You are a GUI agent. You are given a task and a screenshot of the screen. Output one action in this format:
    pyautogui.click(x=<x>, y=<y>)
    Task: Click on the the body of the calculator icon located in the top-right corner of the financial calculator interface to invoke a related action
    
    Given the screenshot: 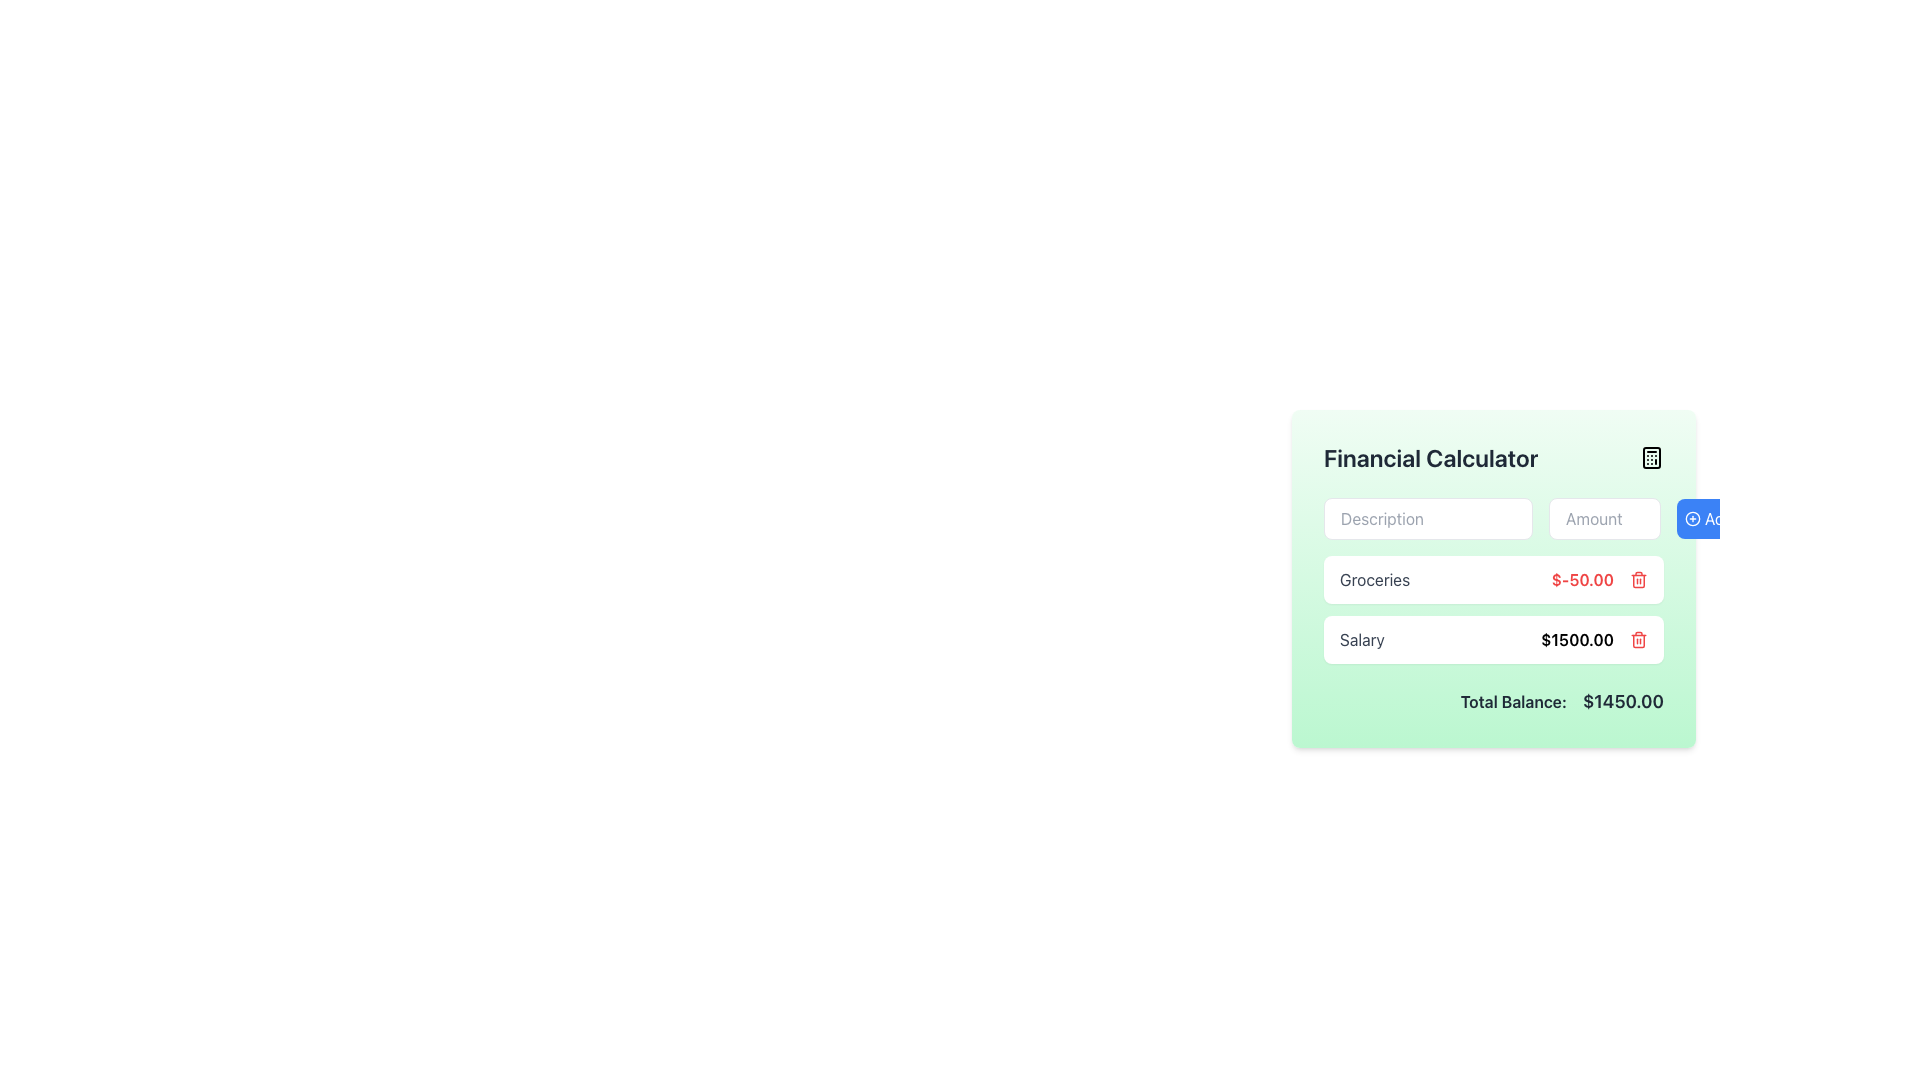 What is the action you would take?
    pyautogui.click(x=1651, y=458)
    